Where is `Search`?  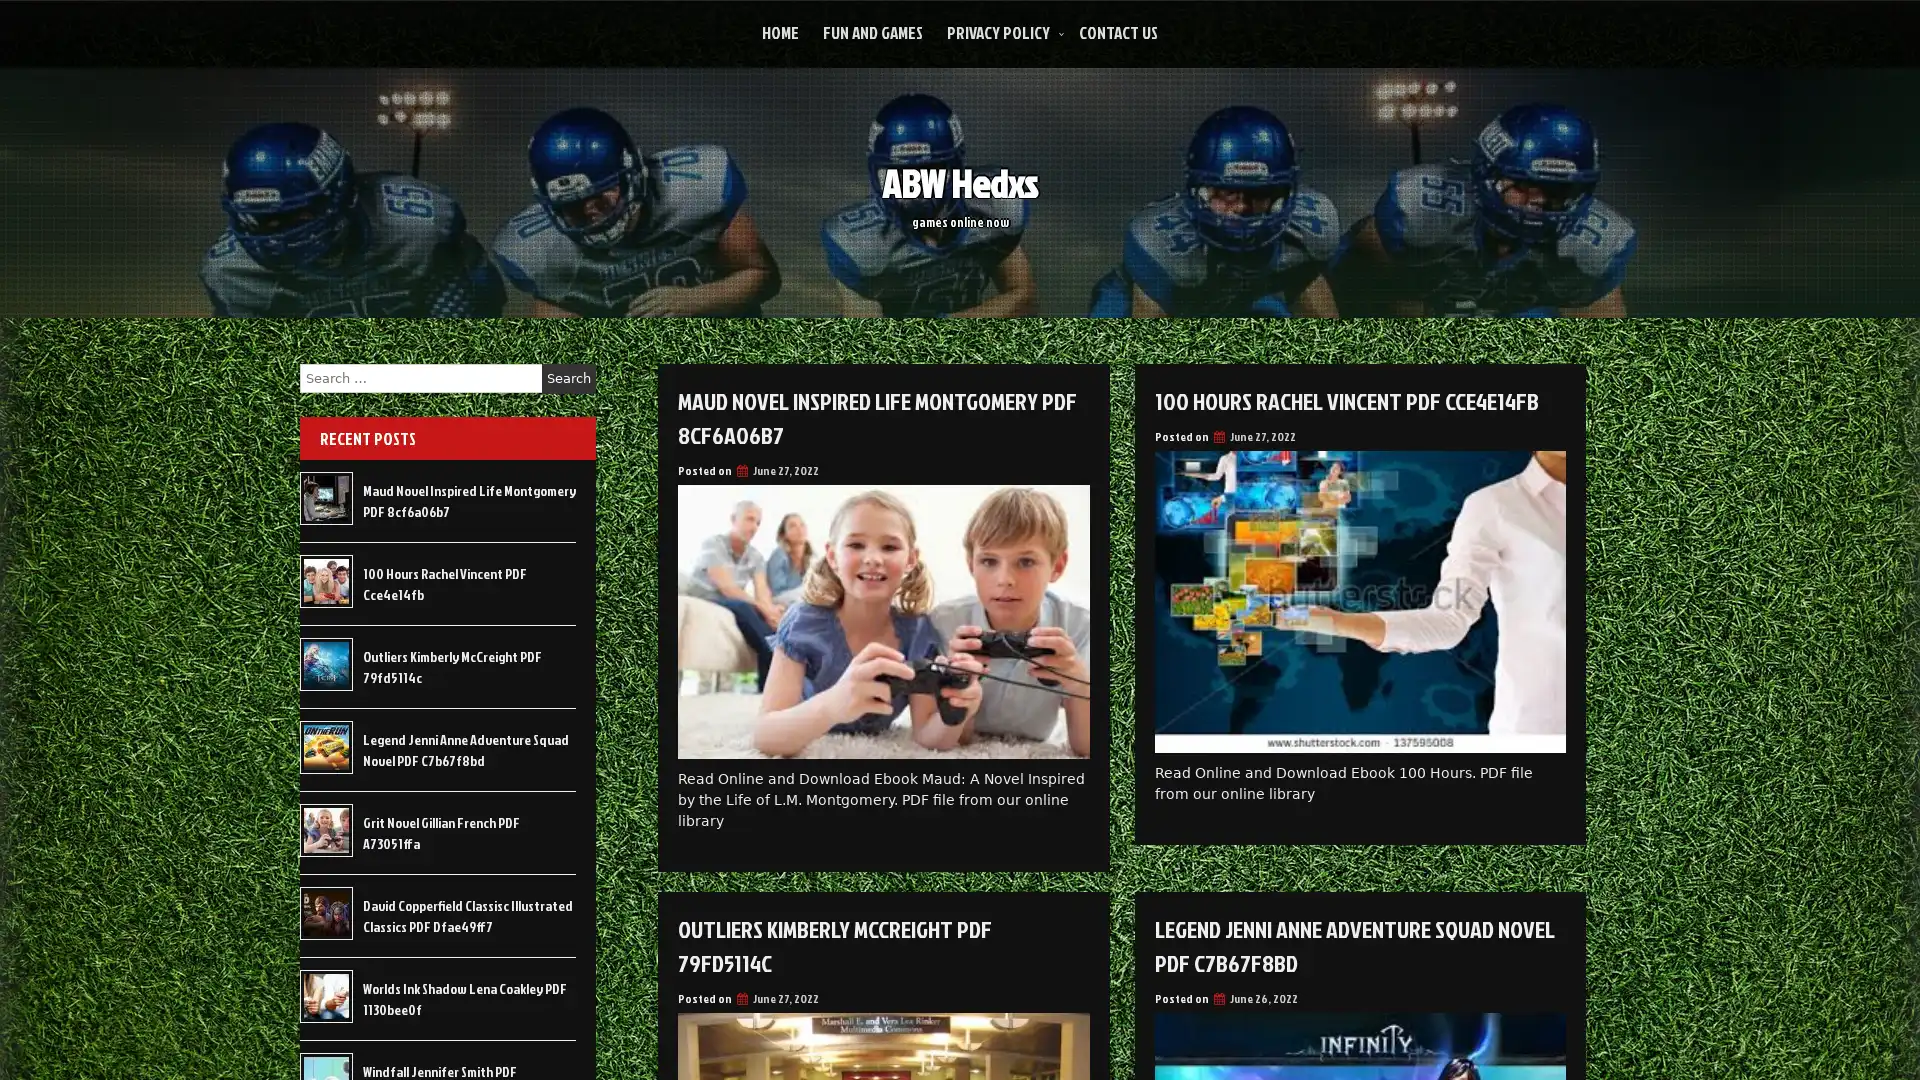
Search is located at coordinates (568, 378).